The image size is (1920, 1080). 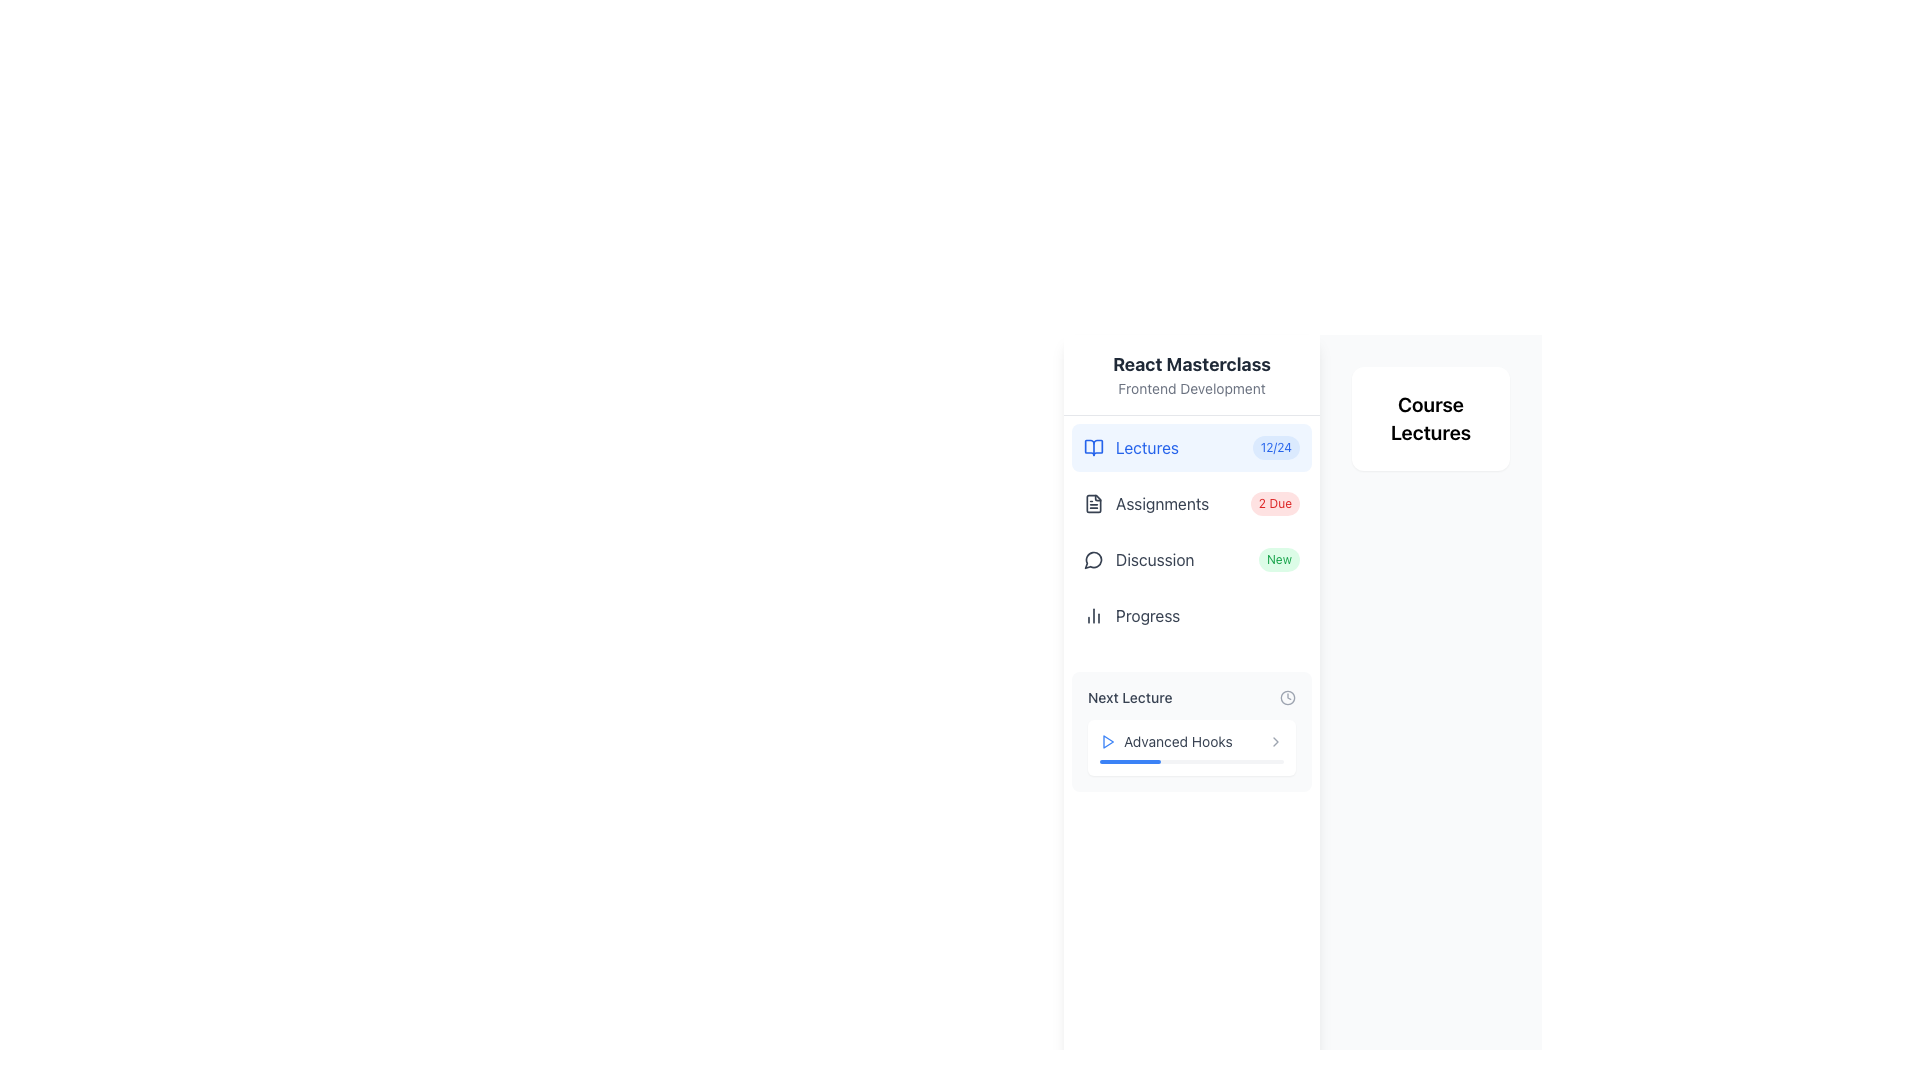 What do you see at coordinates (1429, 418) in the screenshot?
I see `the 'Course Lectures' section header, which indicates the content of the section it represents` at bounding box center [1429, 418].